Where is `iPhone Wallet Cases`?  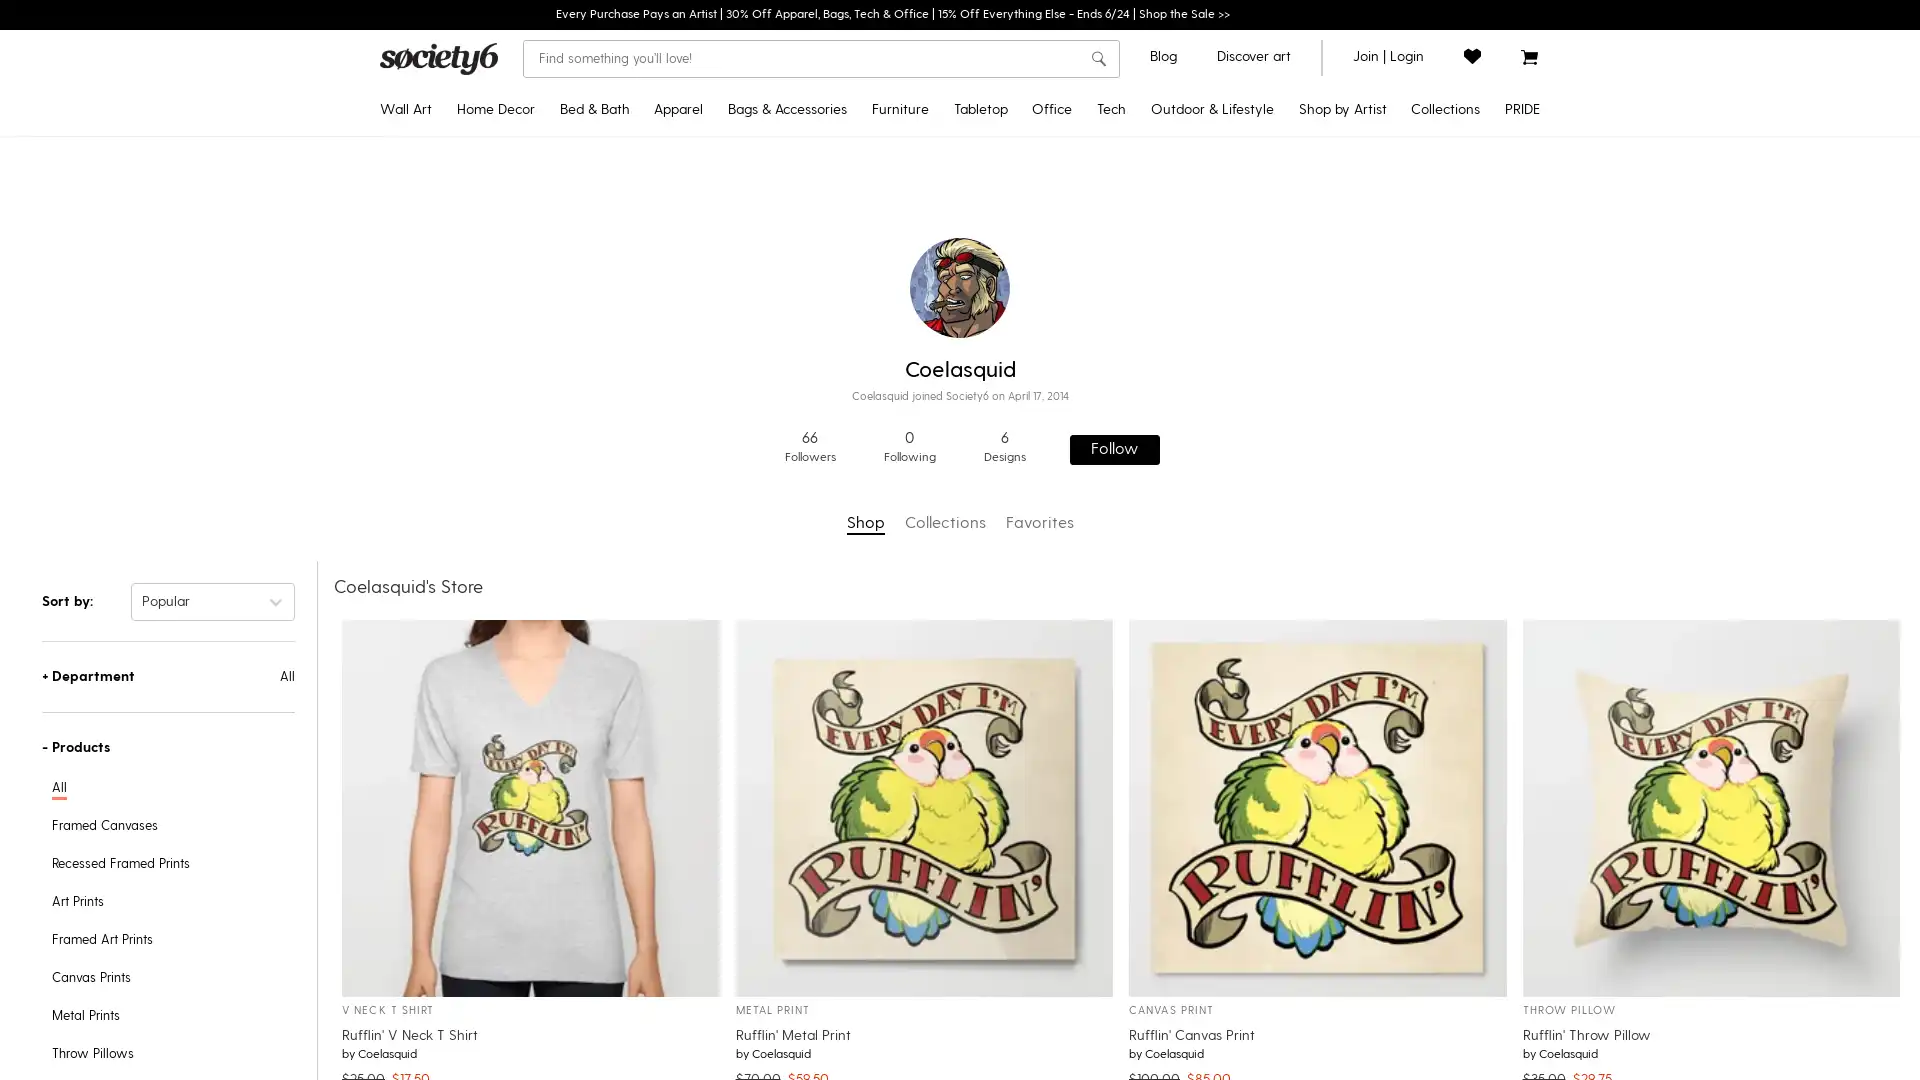 iPhone Wallet Cases is located at coordinates (1182, 224).